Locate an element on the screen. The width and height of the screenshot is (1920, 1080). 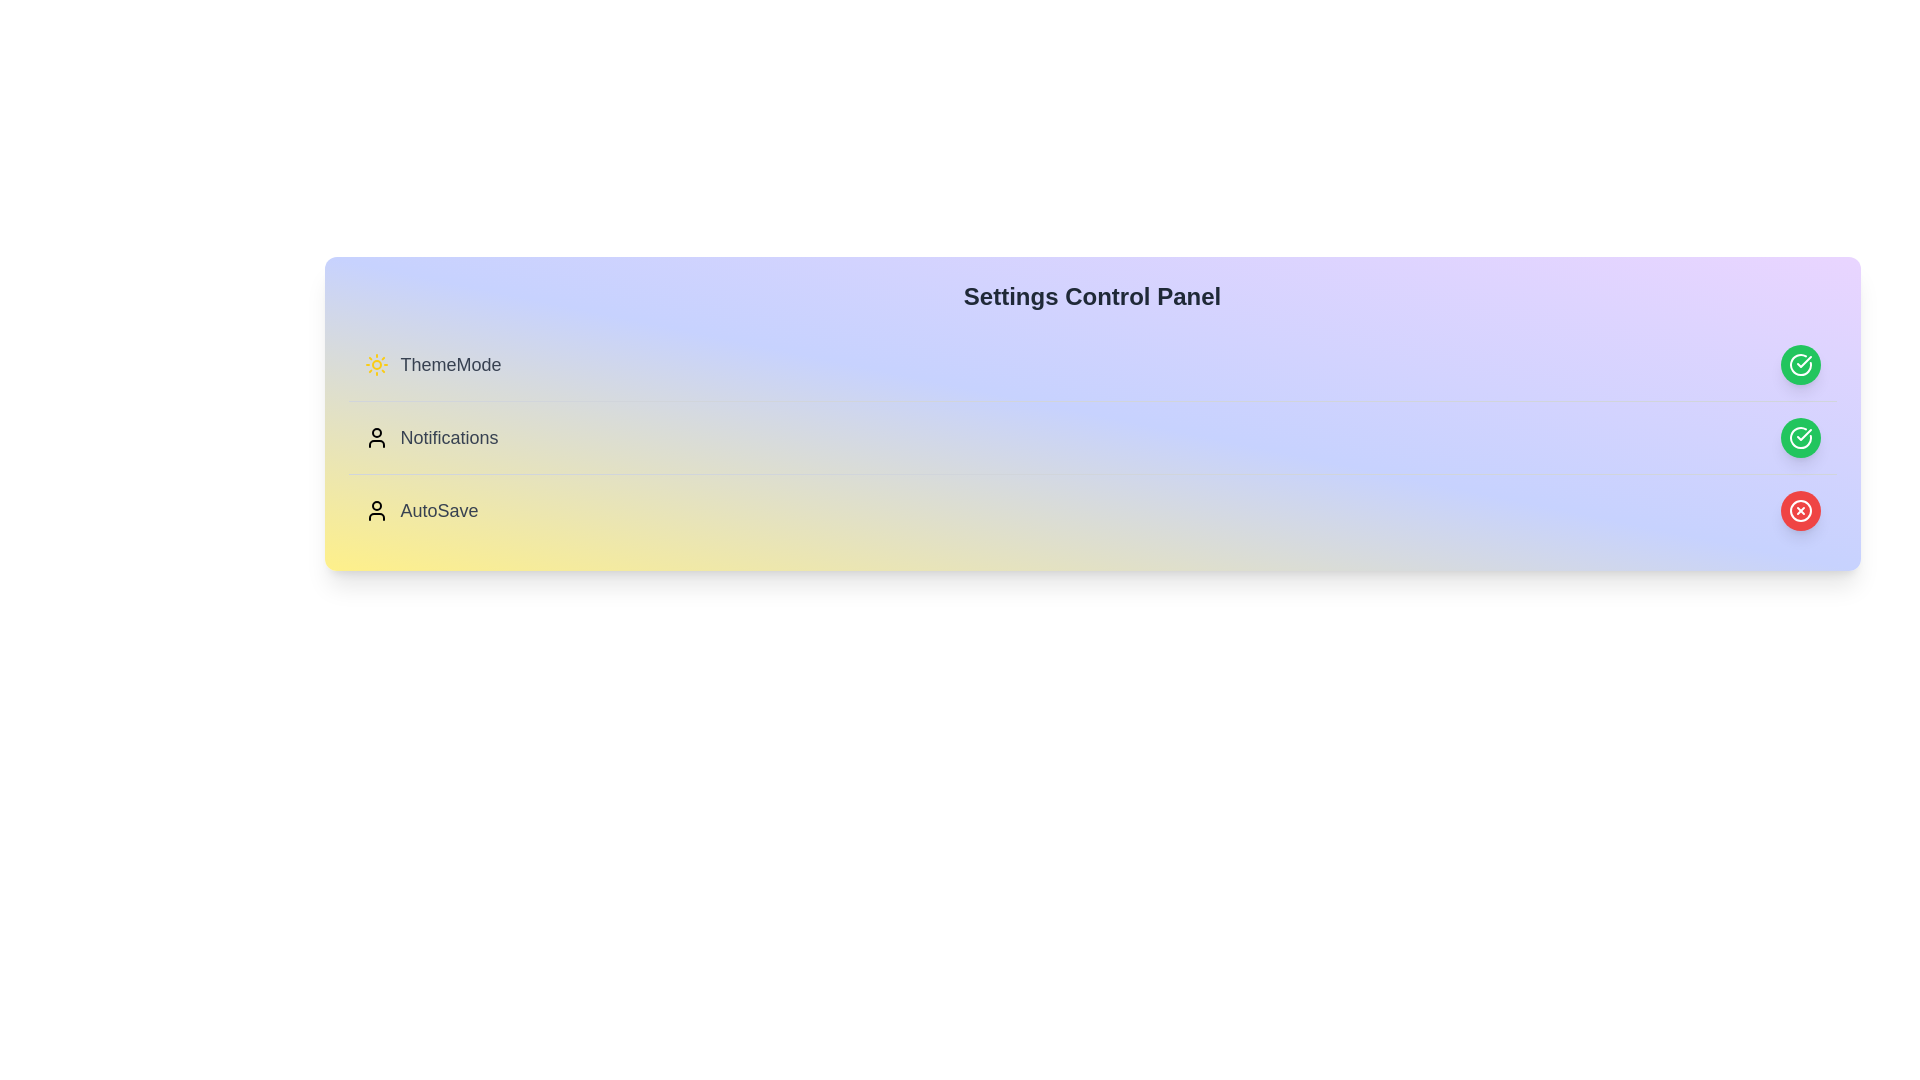
the AutoSave toggle button to change its state is located at coordinates (1800, 509).